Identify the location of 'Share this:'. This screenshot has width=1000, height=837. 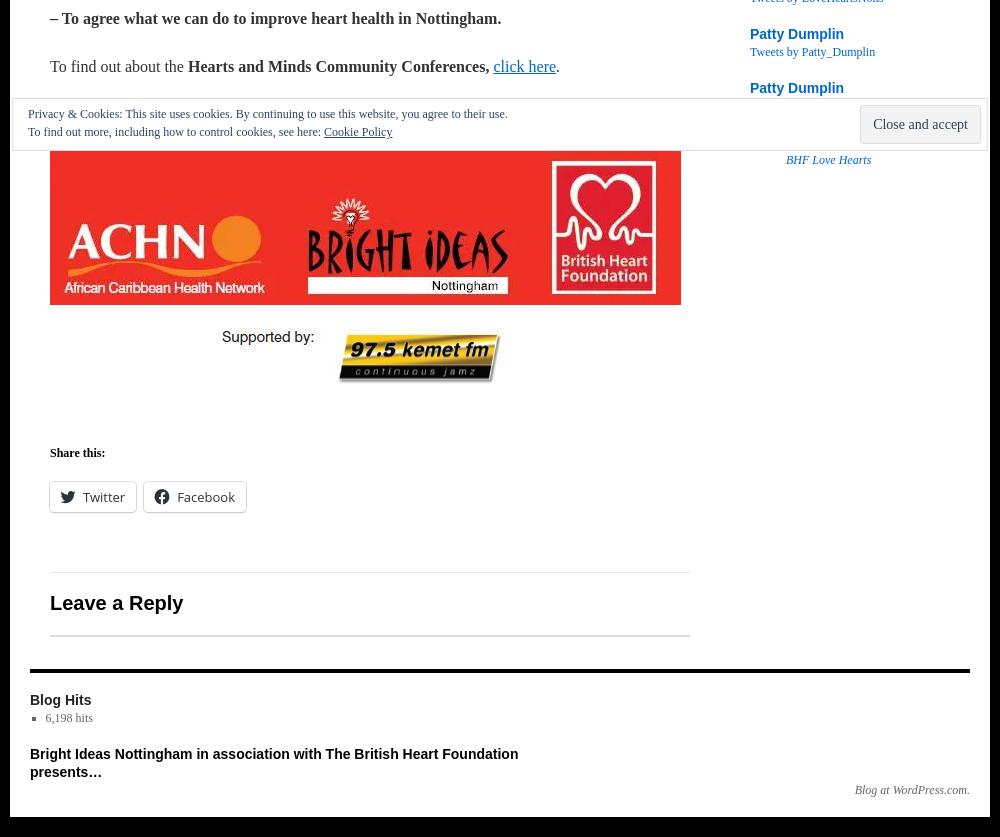
(50, 451).